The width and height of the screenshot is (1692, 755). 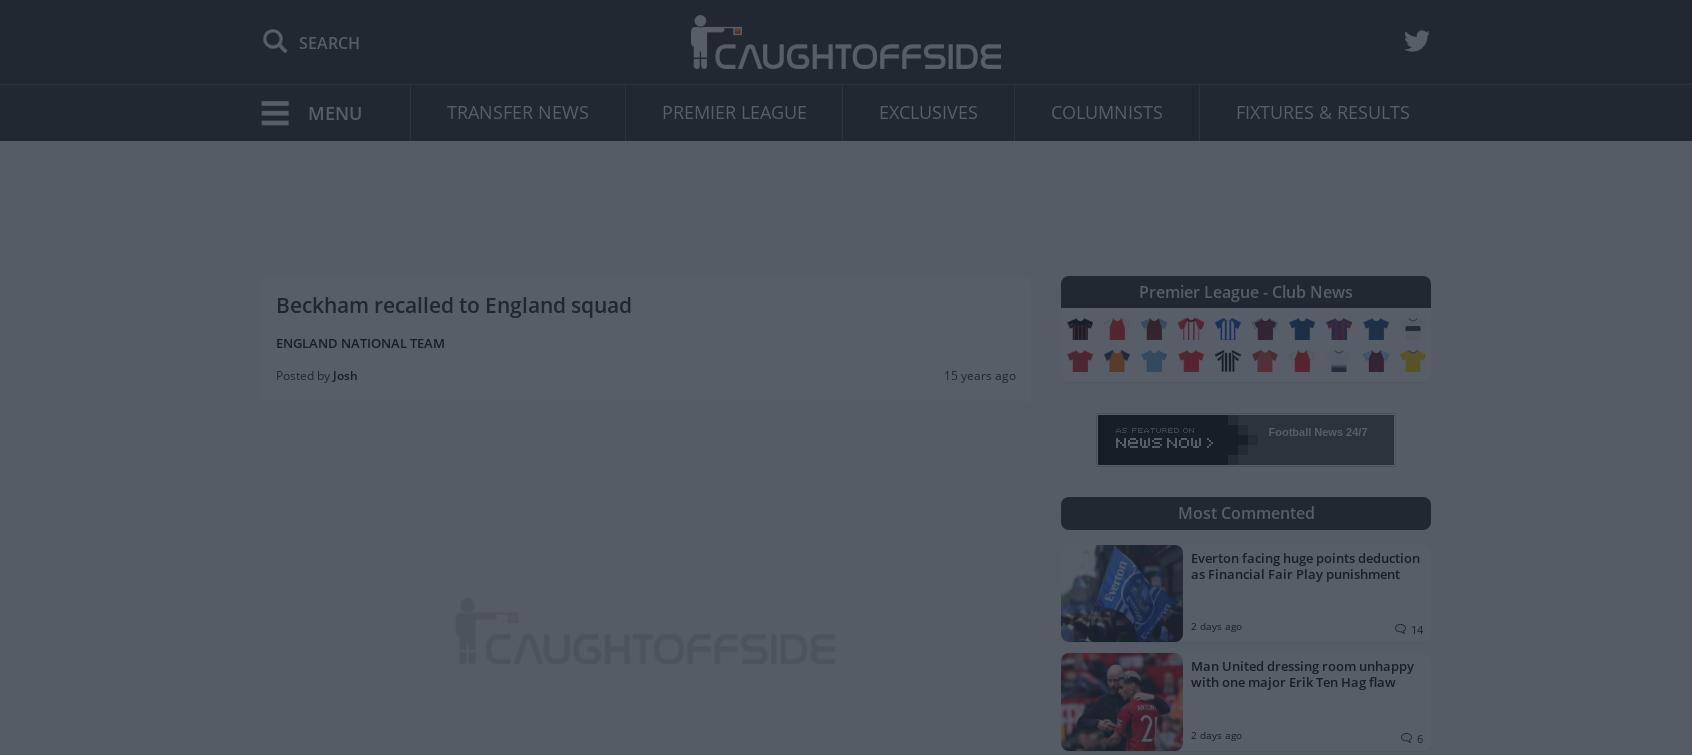 I want to click on 'Transfer News', so click(x=517, y=111).